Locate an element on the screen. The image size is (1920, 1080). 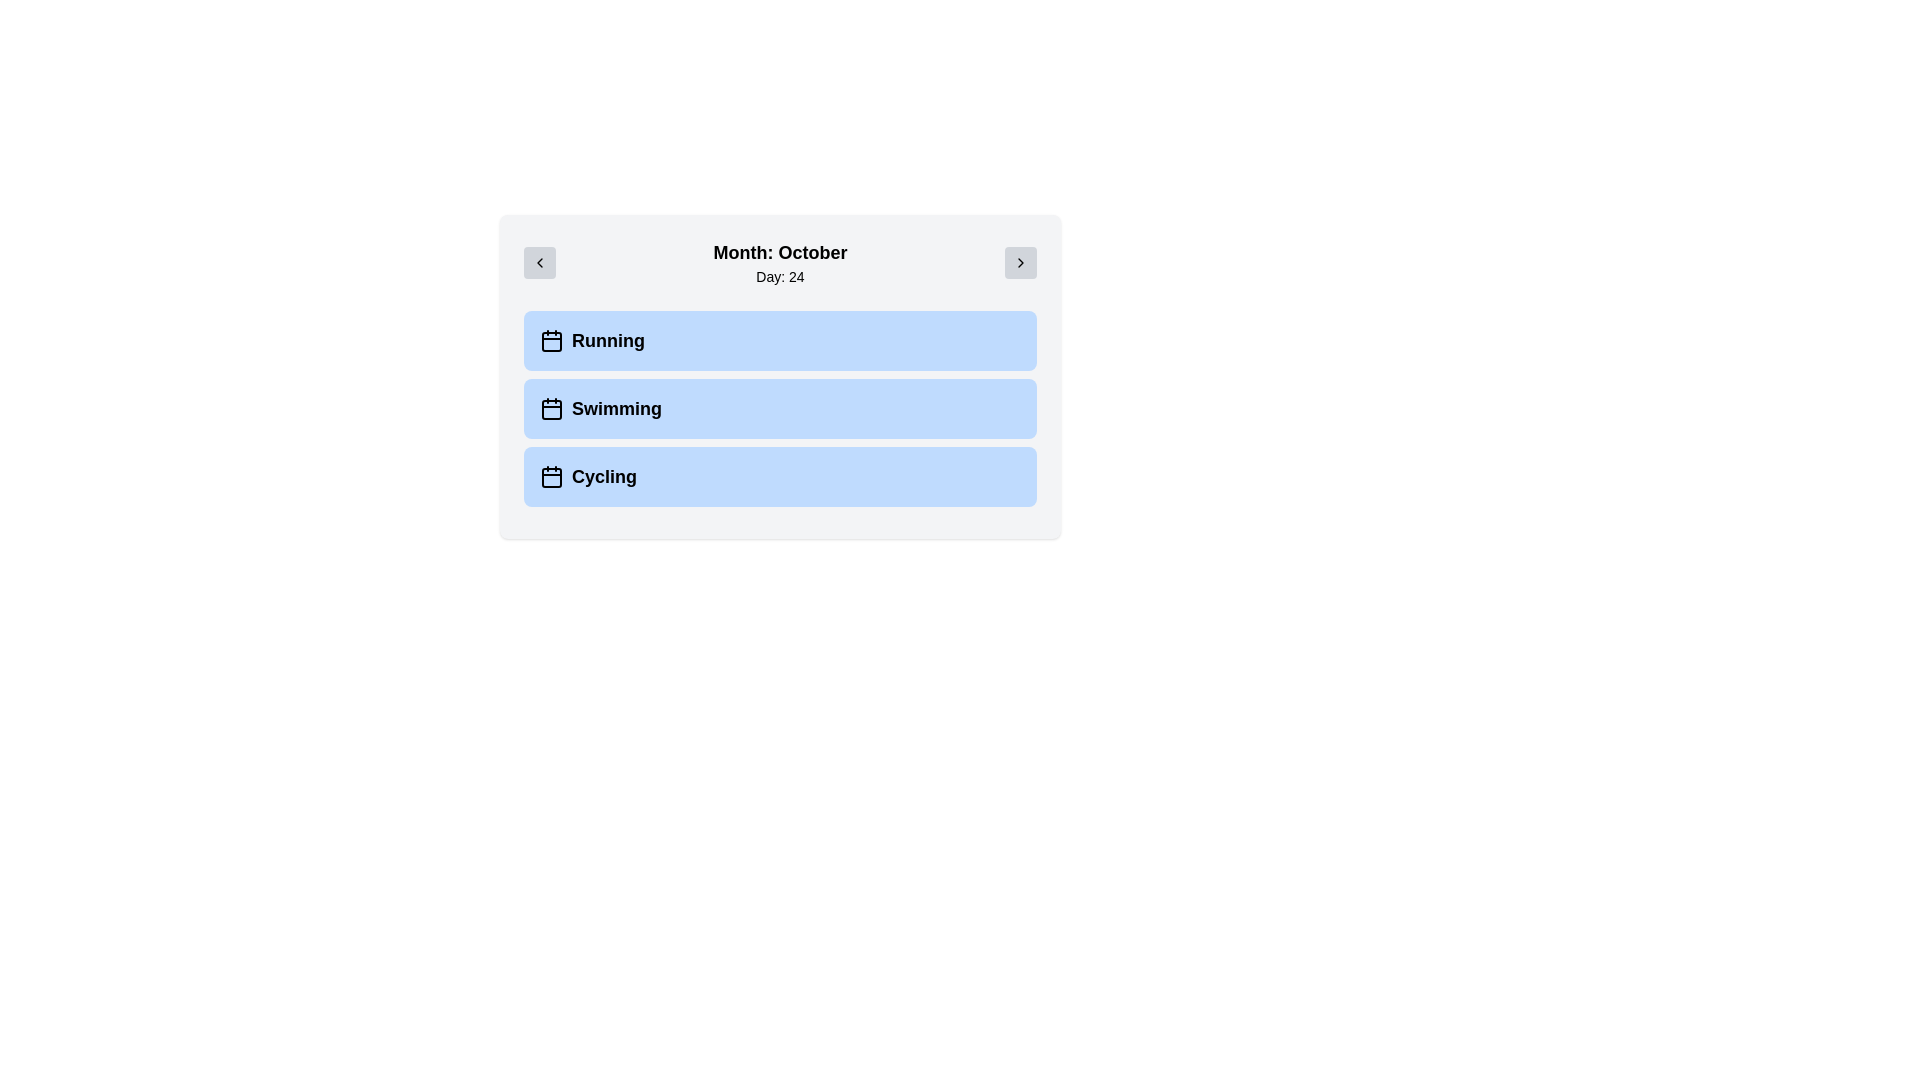
text content of the small text display showing 'Day: 24', which is located directly below the 'Month: October' header is located at coordinates (779, 277).